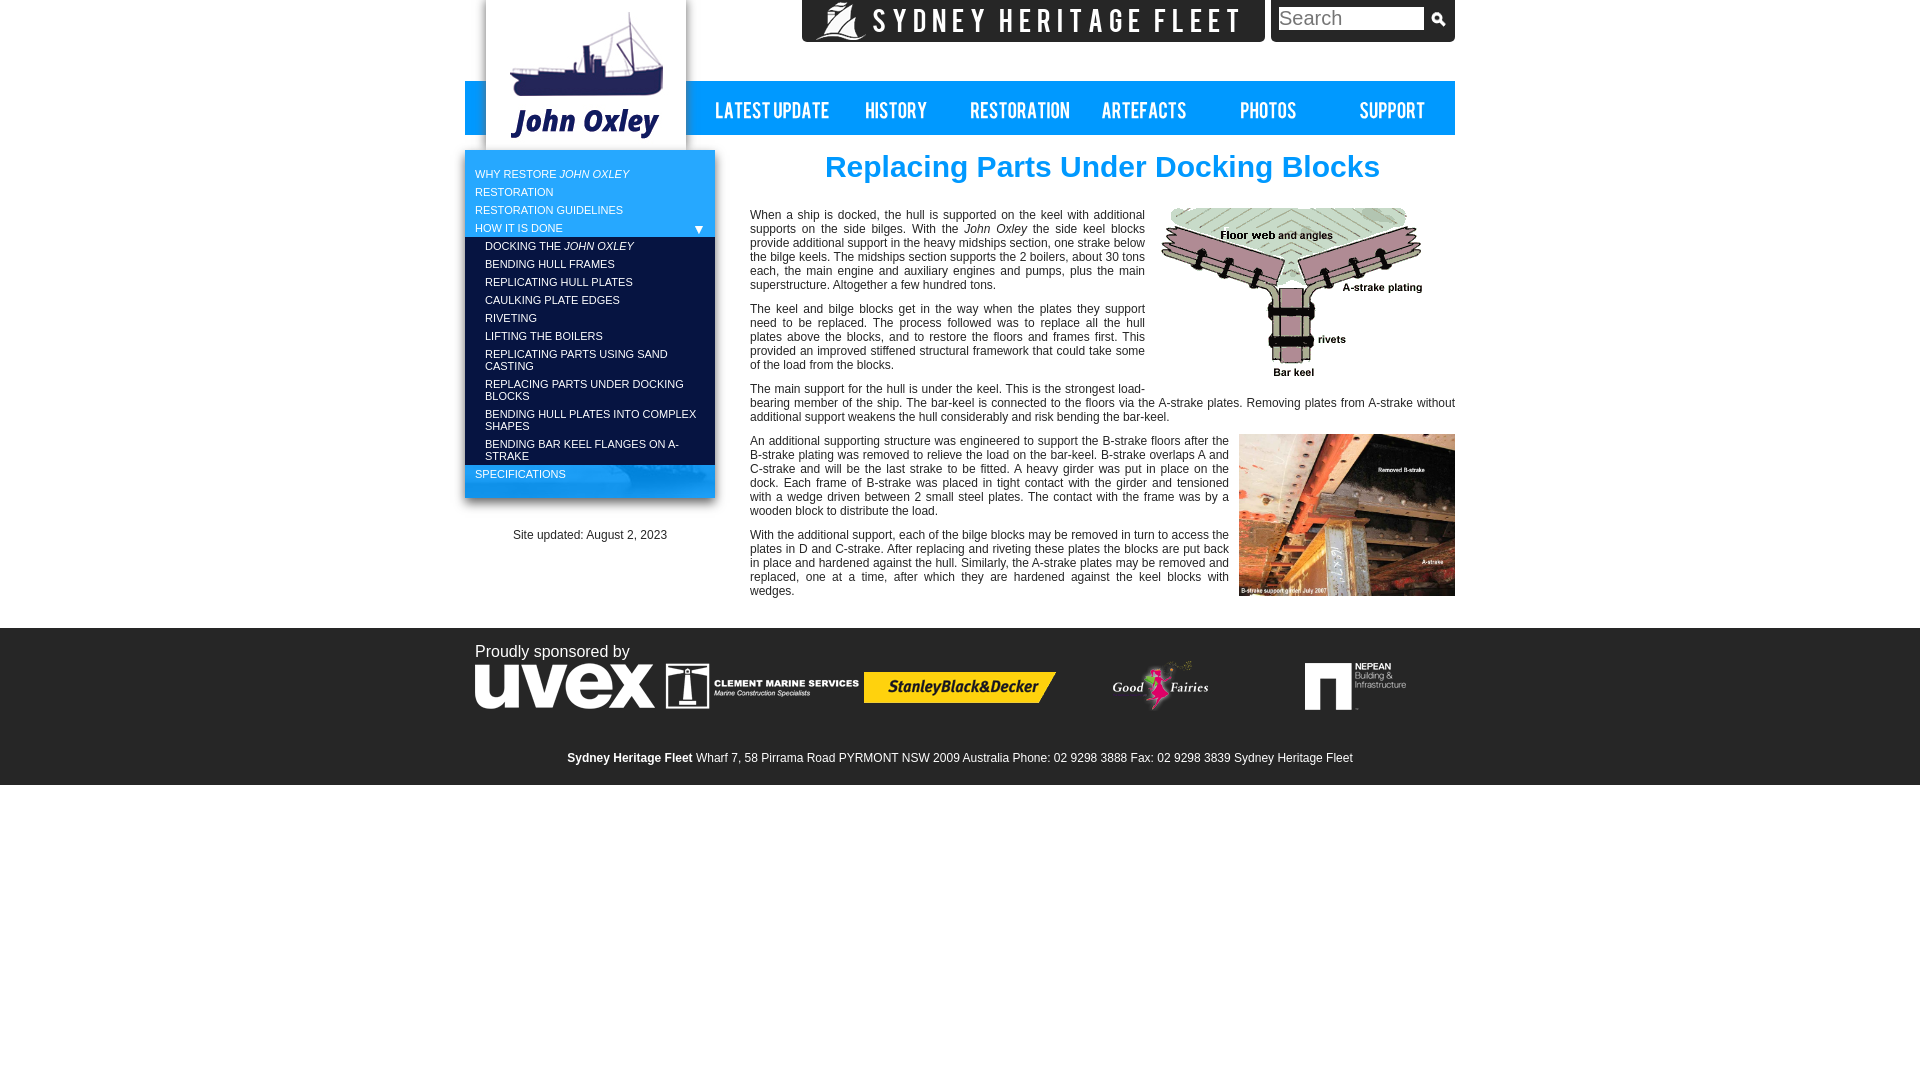 Image resolution: width=1920 pixels, height=1080 pixels. Describe the element at coordinates (589, 358) in the screenshot. I see `'REPLICATING PARTS USING SAND CASTING'` at that location.